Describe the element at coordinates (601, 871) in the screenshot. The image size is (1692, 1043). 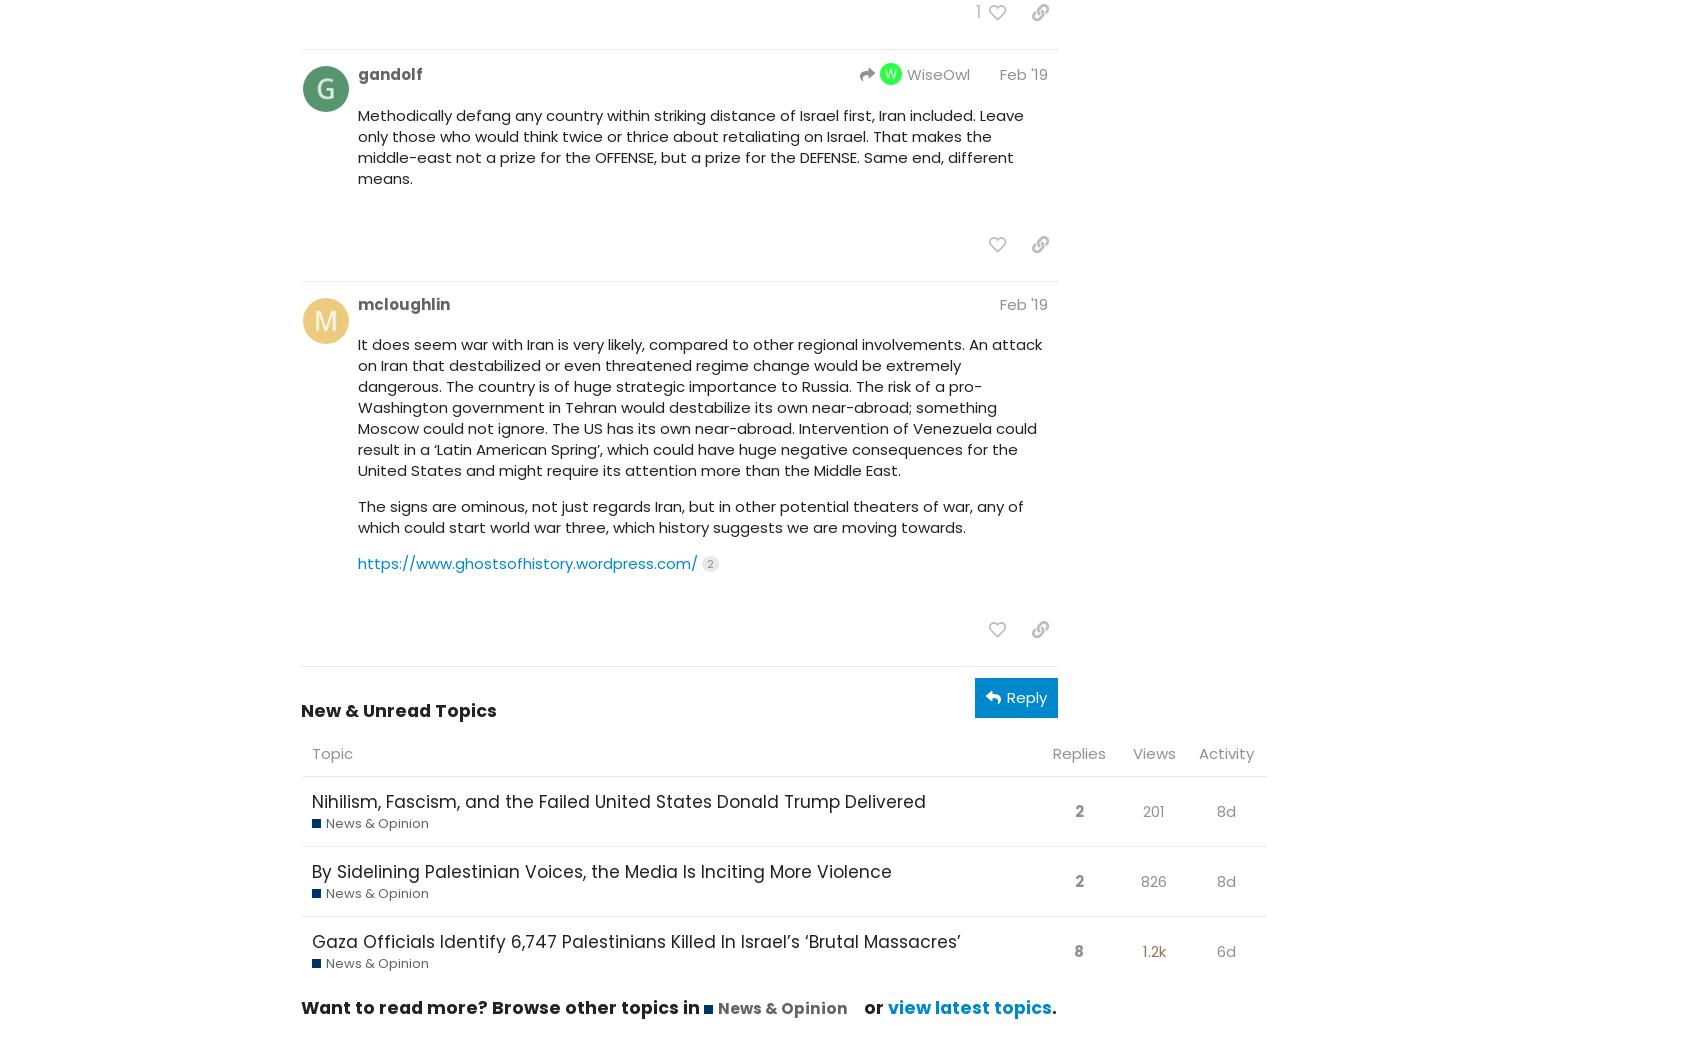
I see `'By Sidelining Palestinian Voices, the Media Is Inciting More Violence'` at that location.